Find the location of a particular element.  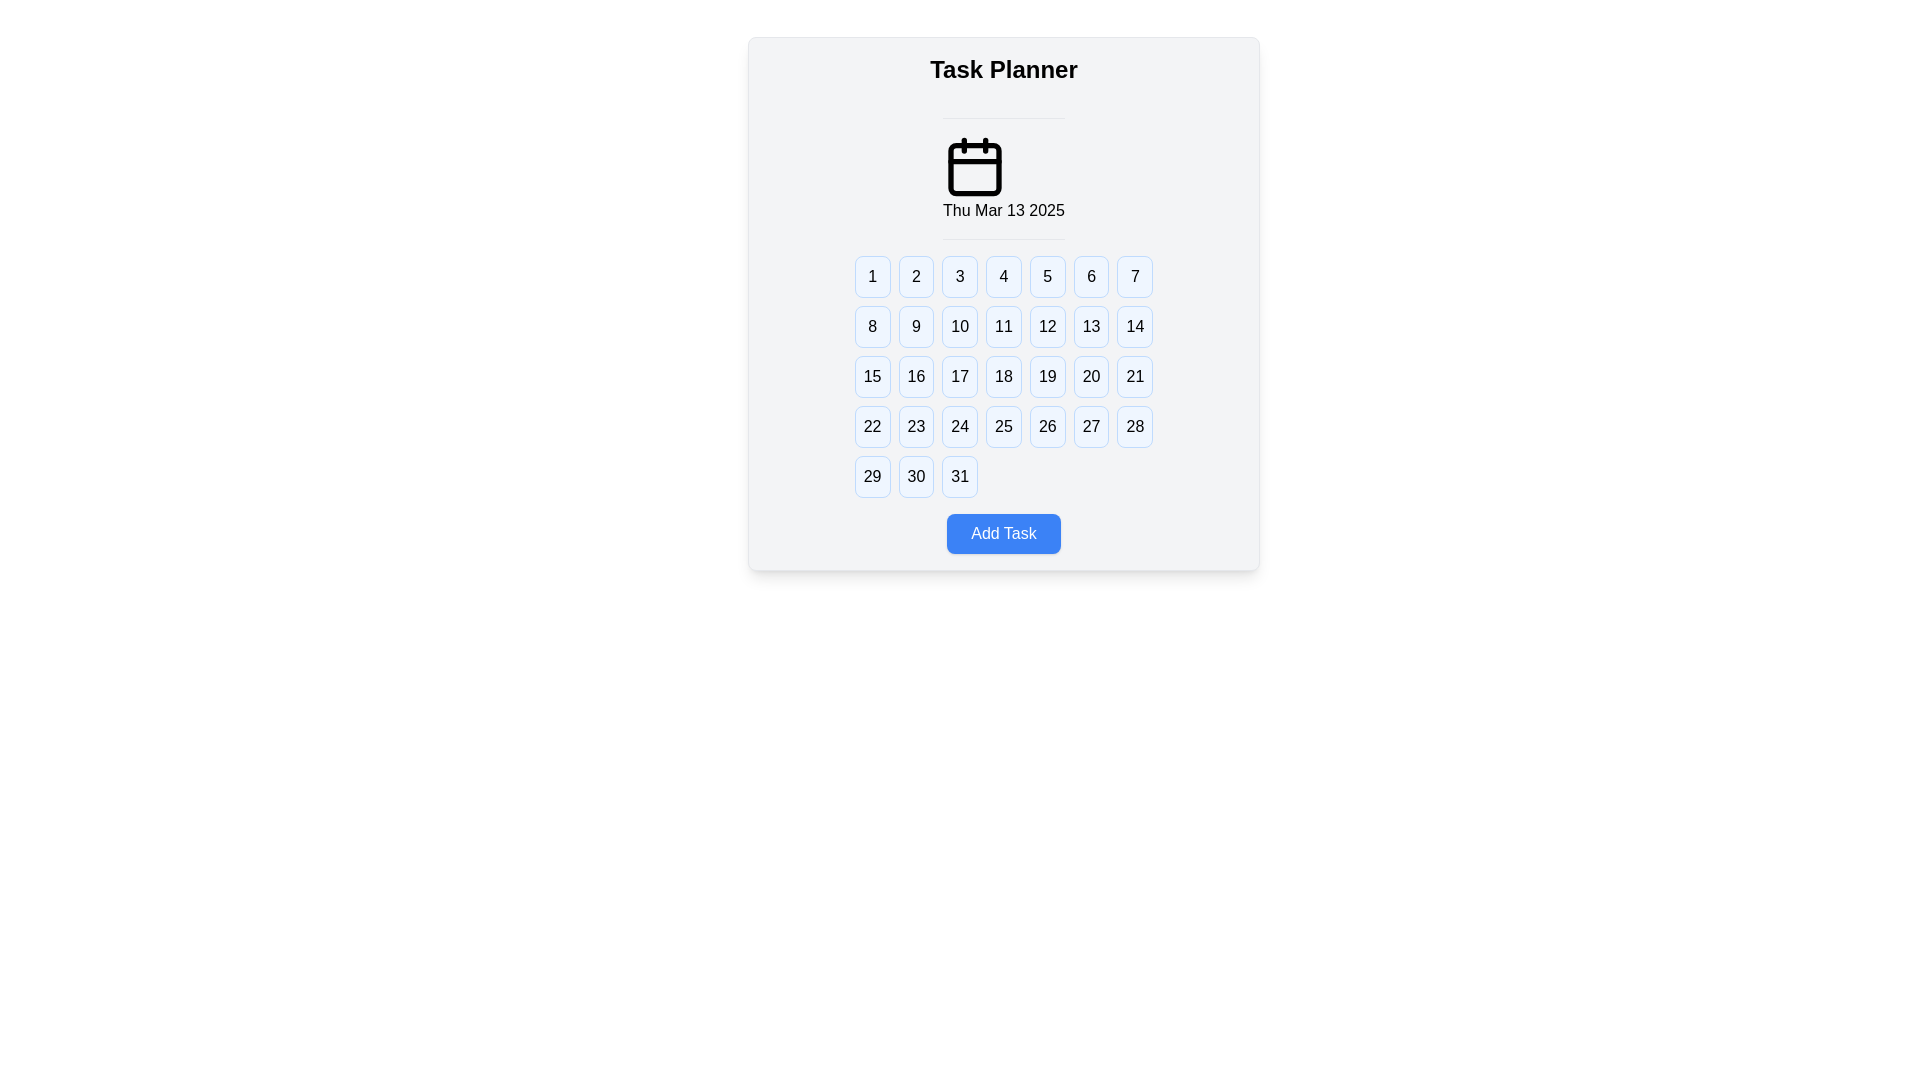

the Calendar Date Element, which is a button-like element with a light blue background and the number '1' in the center, located in the top-left corner of the grid layout is located at coordinates (872, 277).